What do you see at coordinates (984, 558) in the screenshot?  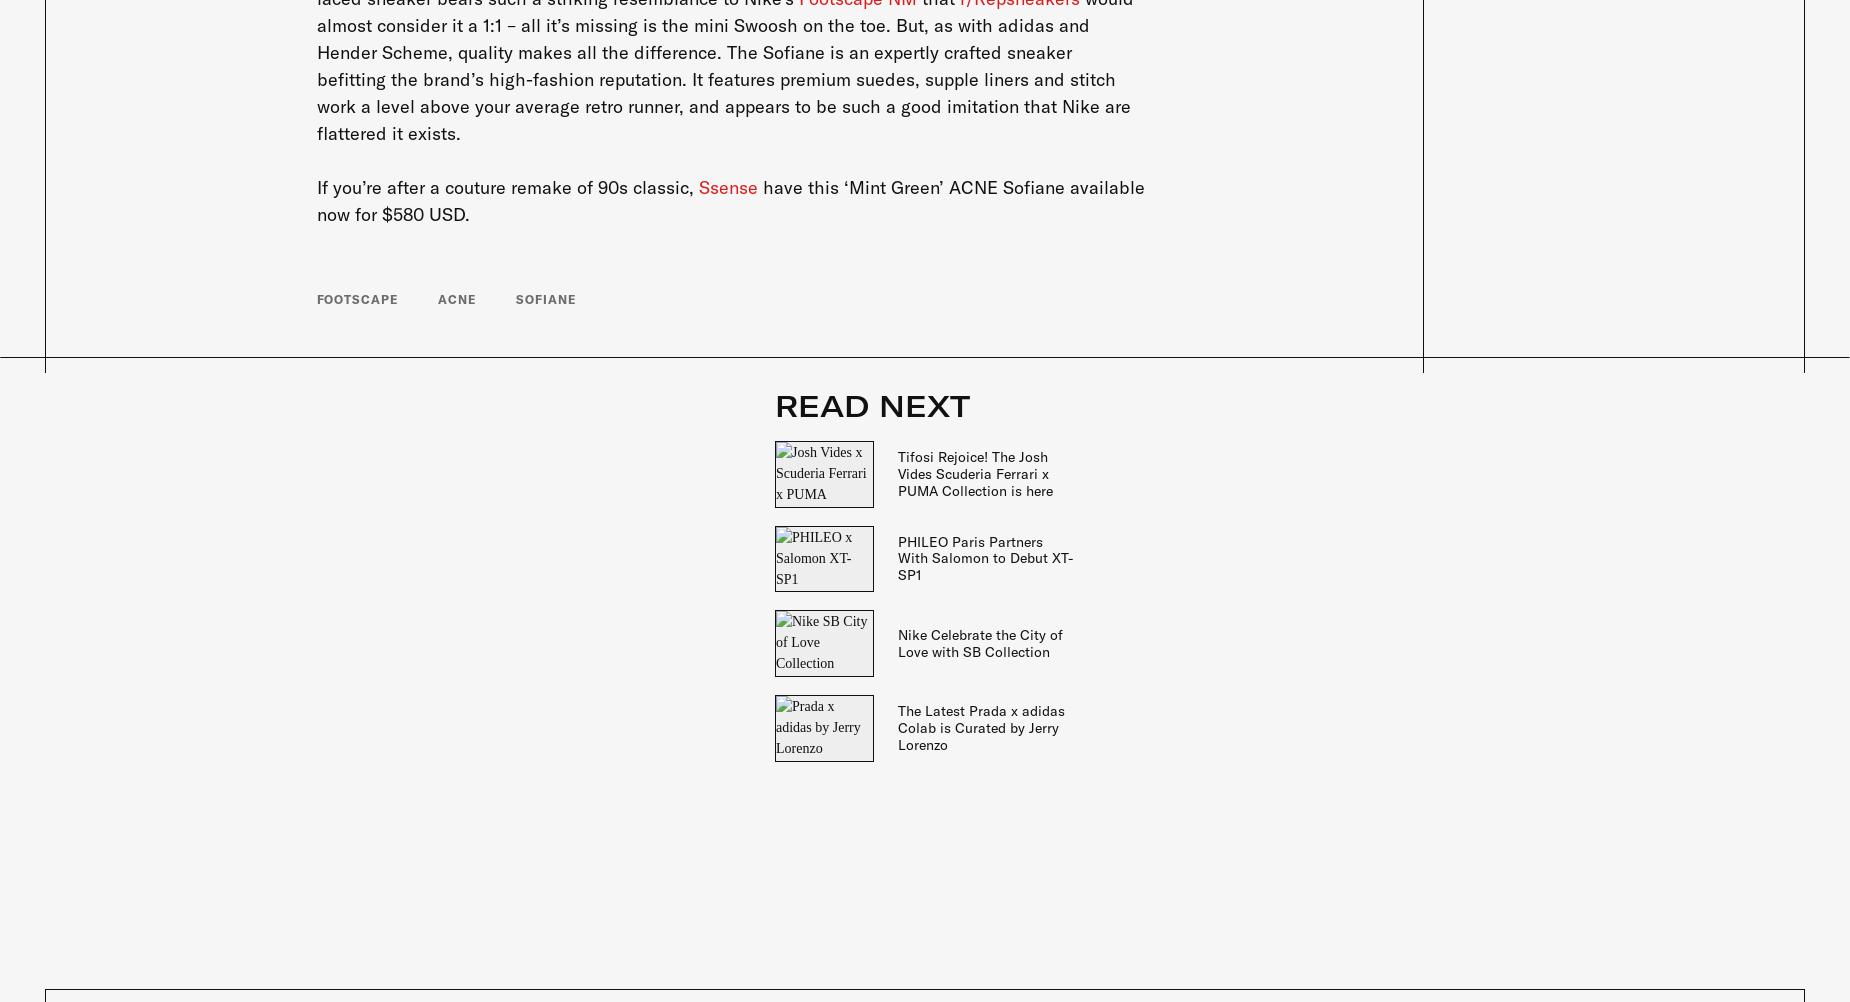 I see `'PHILEO Paris Partners With Salomon to Debut XT-SP1'` at bounding box center [984, 558].